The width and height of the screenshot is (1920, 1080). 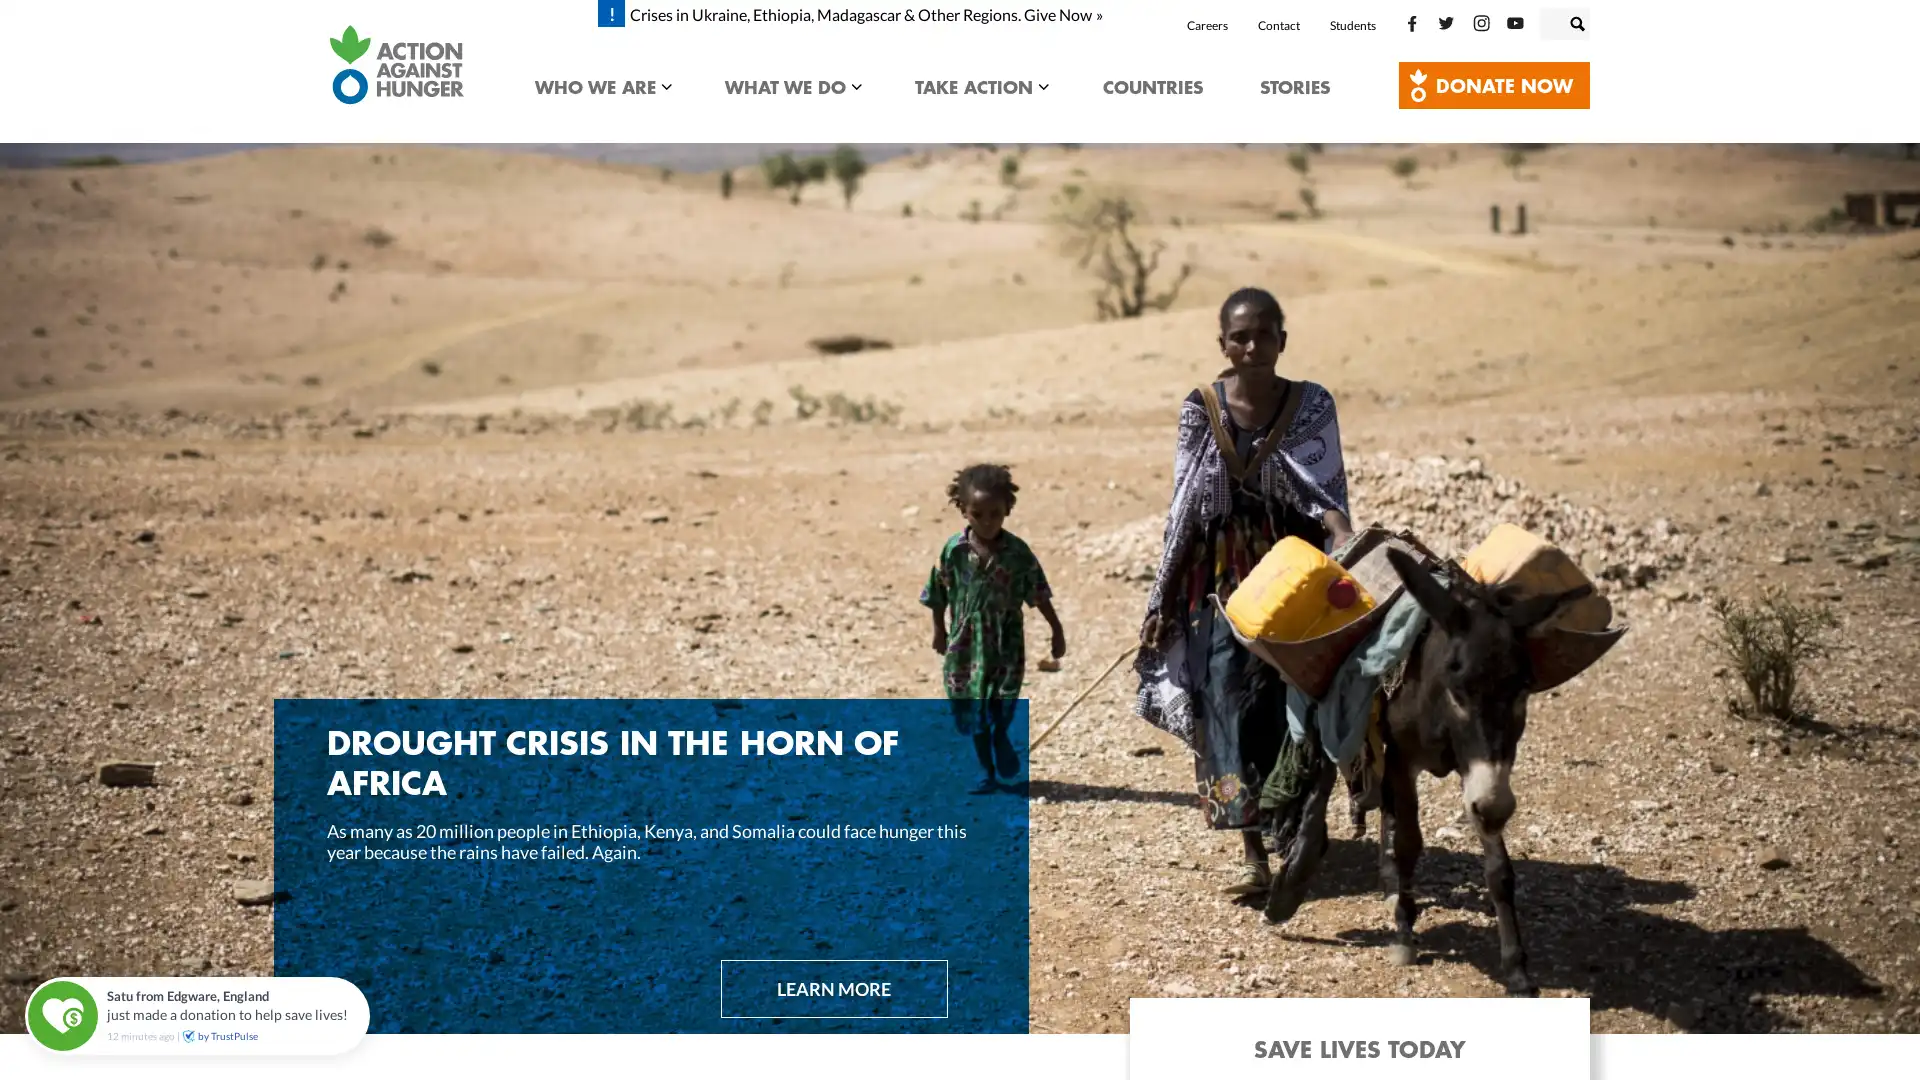 What do you see at coordinates (1597, 19) in the screenshot?
I see `Search` at bounding box center [1597, 19].